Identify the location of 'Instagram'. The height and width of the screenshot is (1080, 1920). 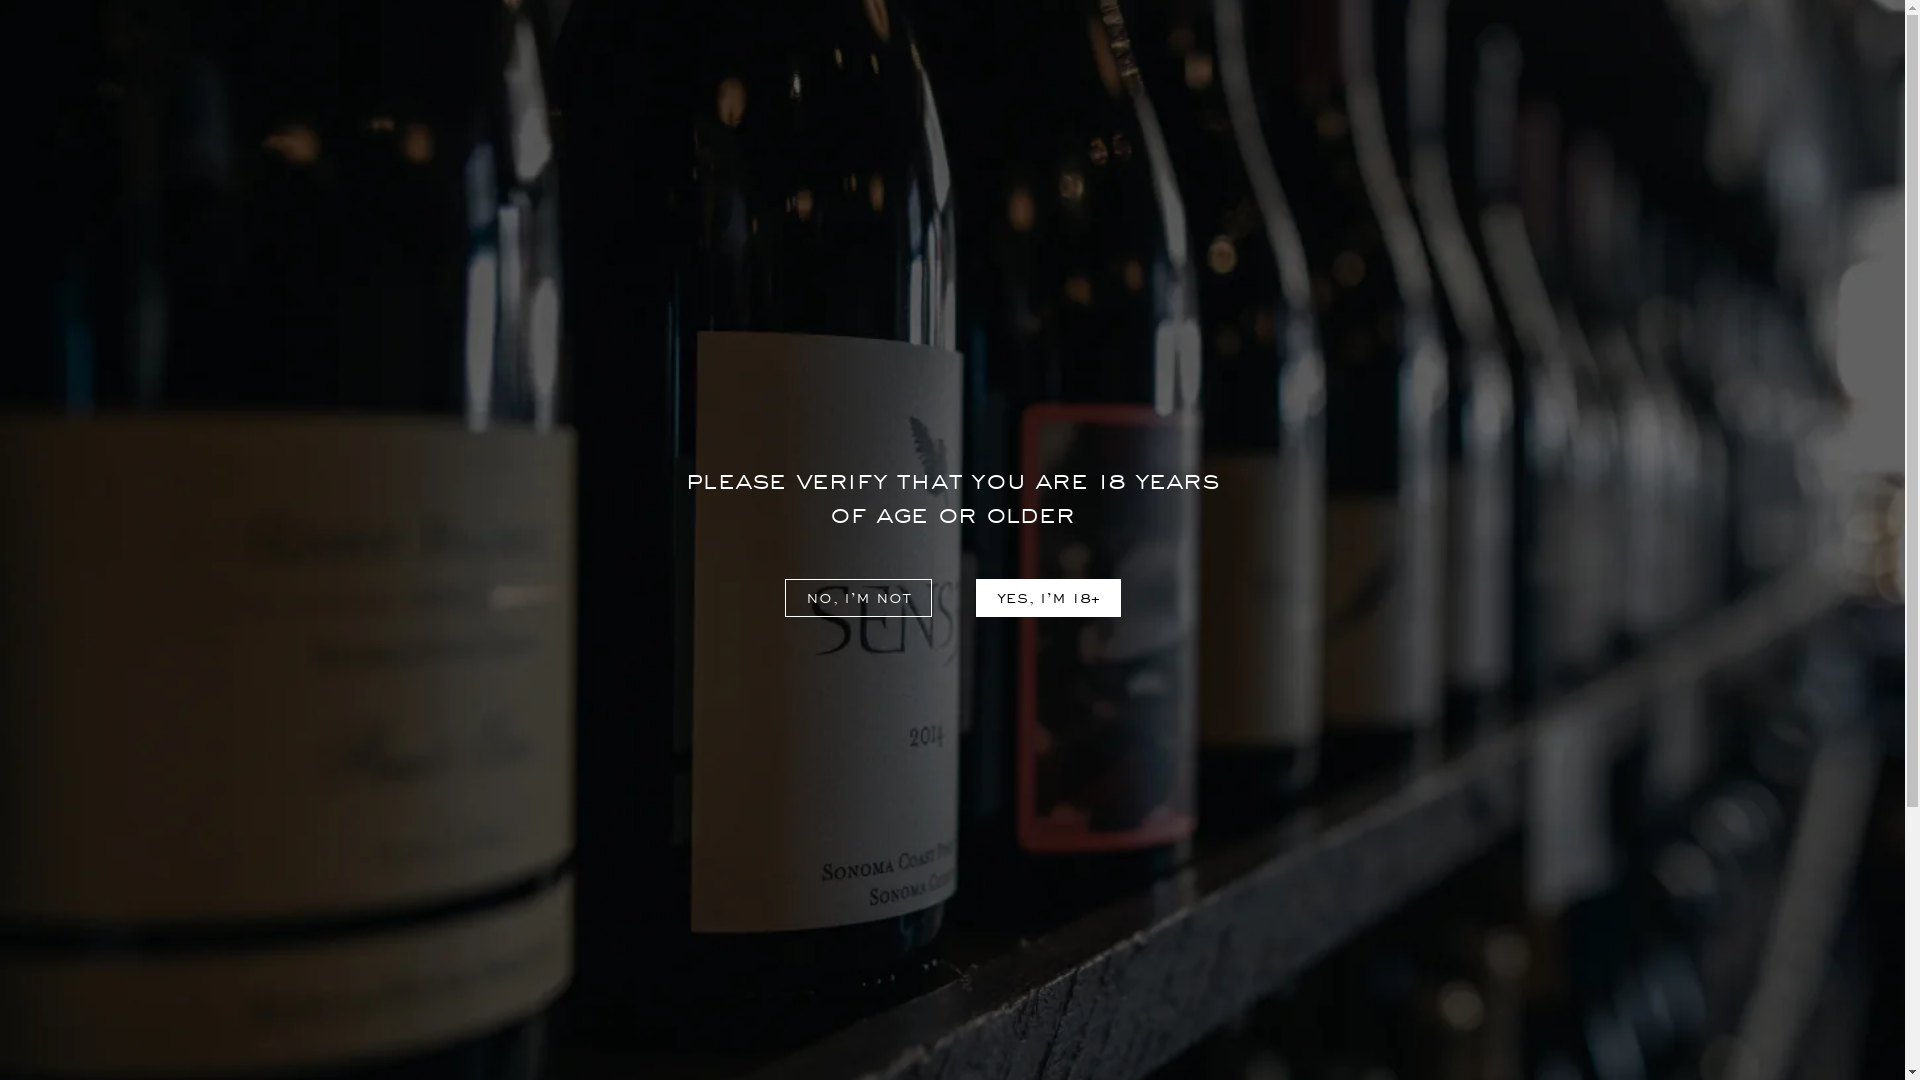
(1385, 907).